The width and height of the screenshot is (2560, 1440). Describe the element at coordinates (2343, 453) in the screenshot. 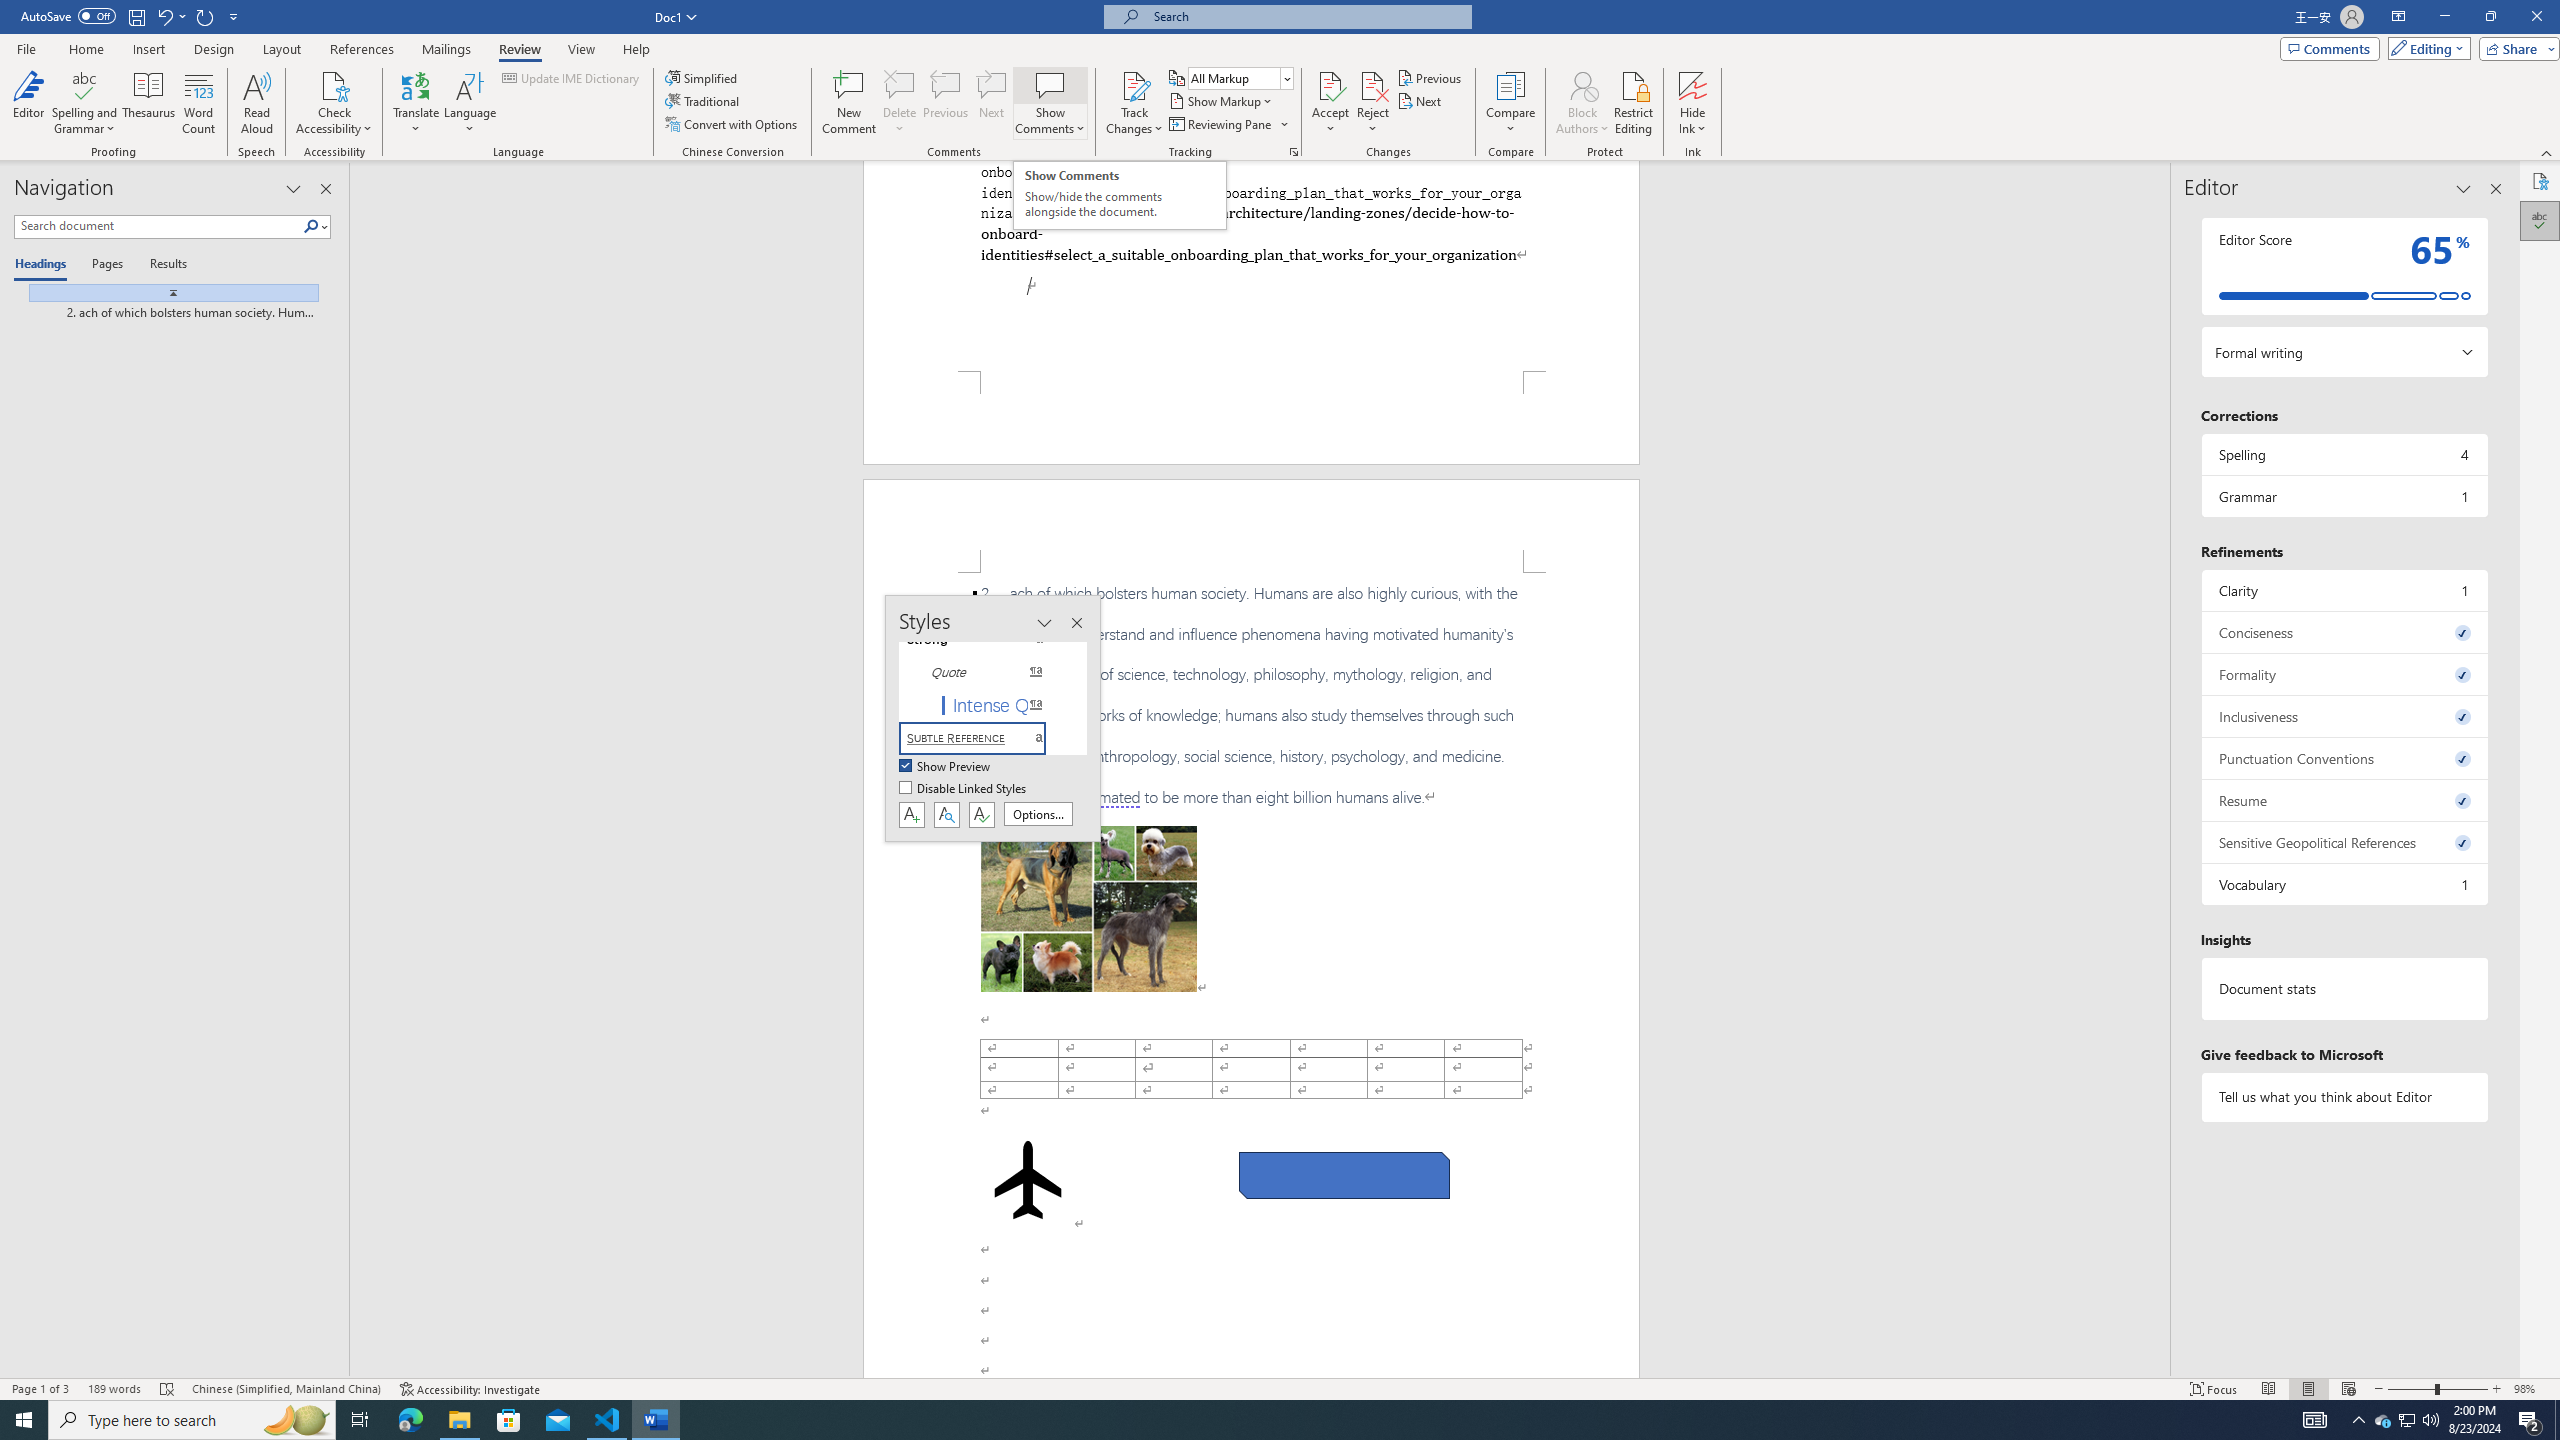

I see `'Spelling, 4 issues. Press space or enter to review items.'` at that location.